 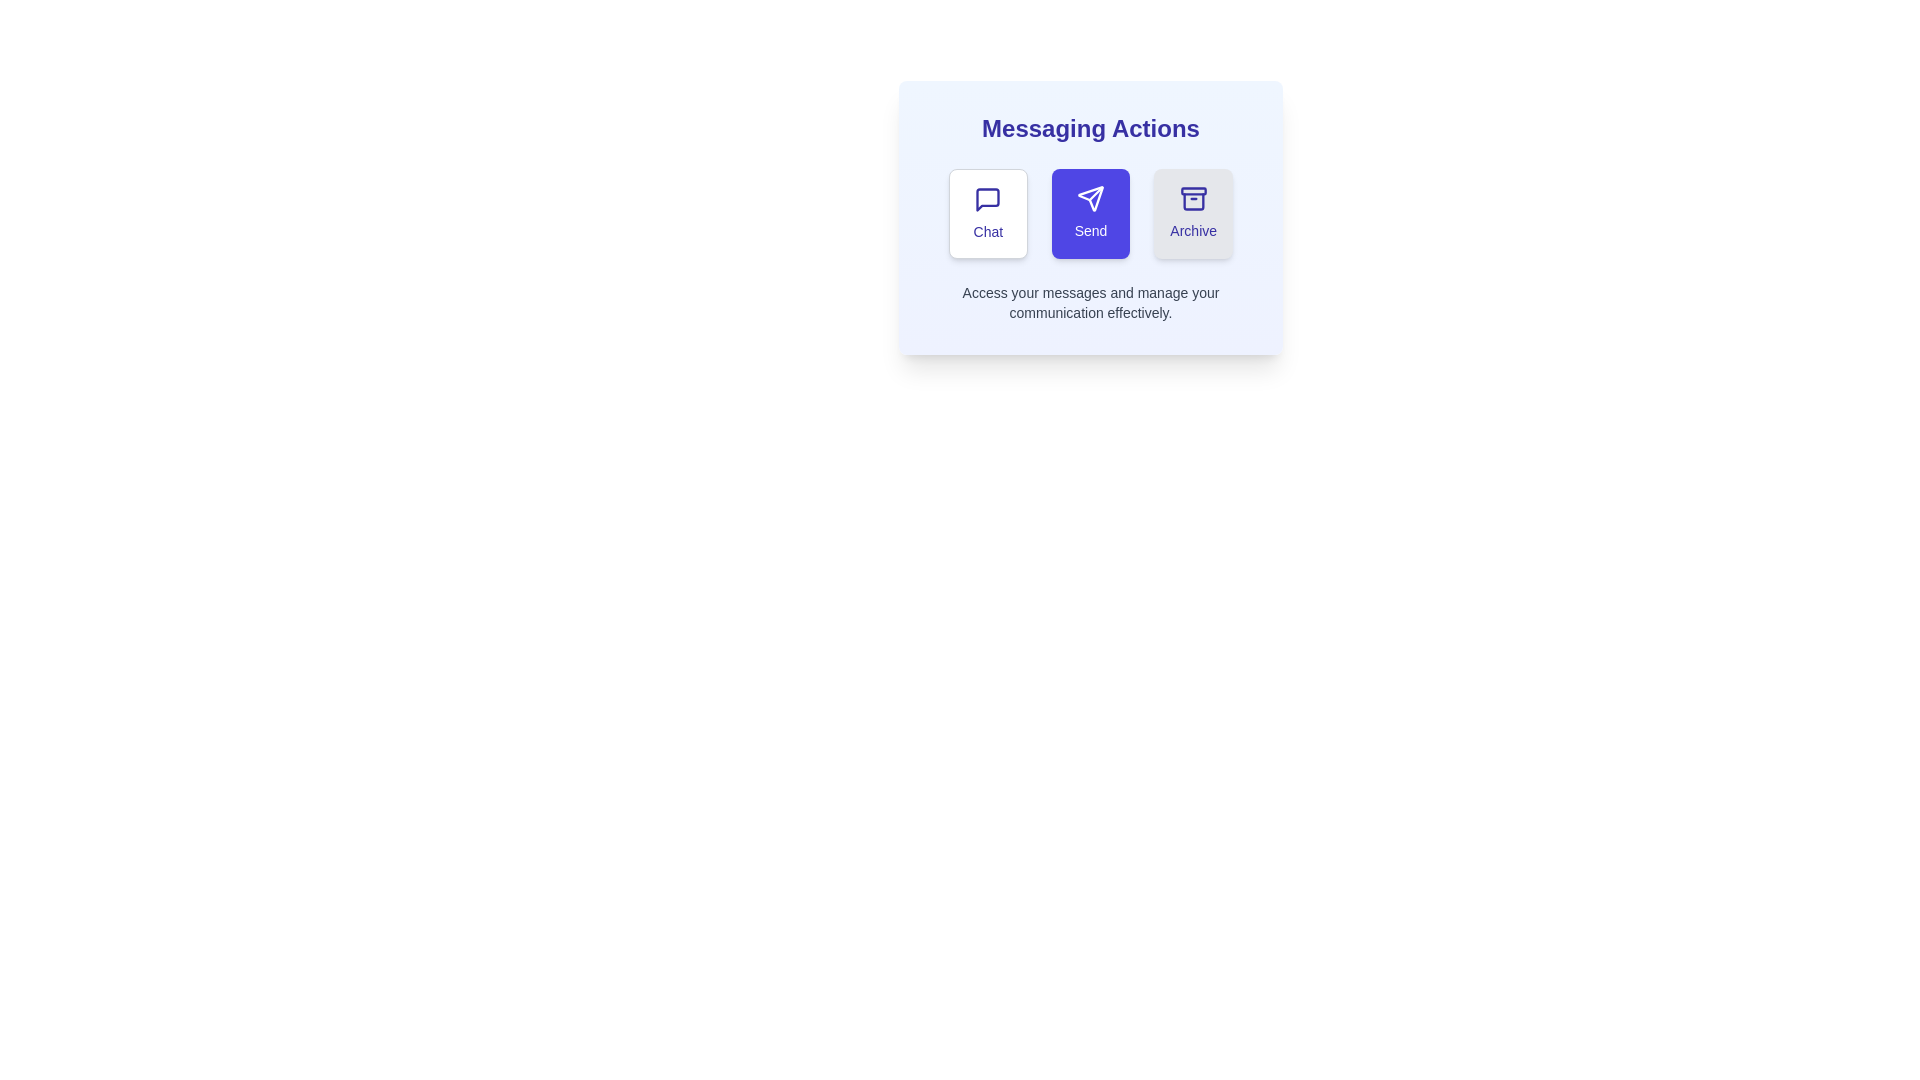 What do you see at coordinates (988, 213) in the screenshot?
I see `the chat initiation button located in the first column of the 'Messaging Actions' grid, positioned directly to the left of the 'Send' button for keyboard navigation access` at bounding box center [988, 213].